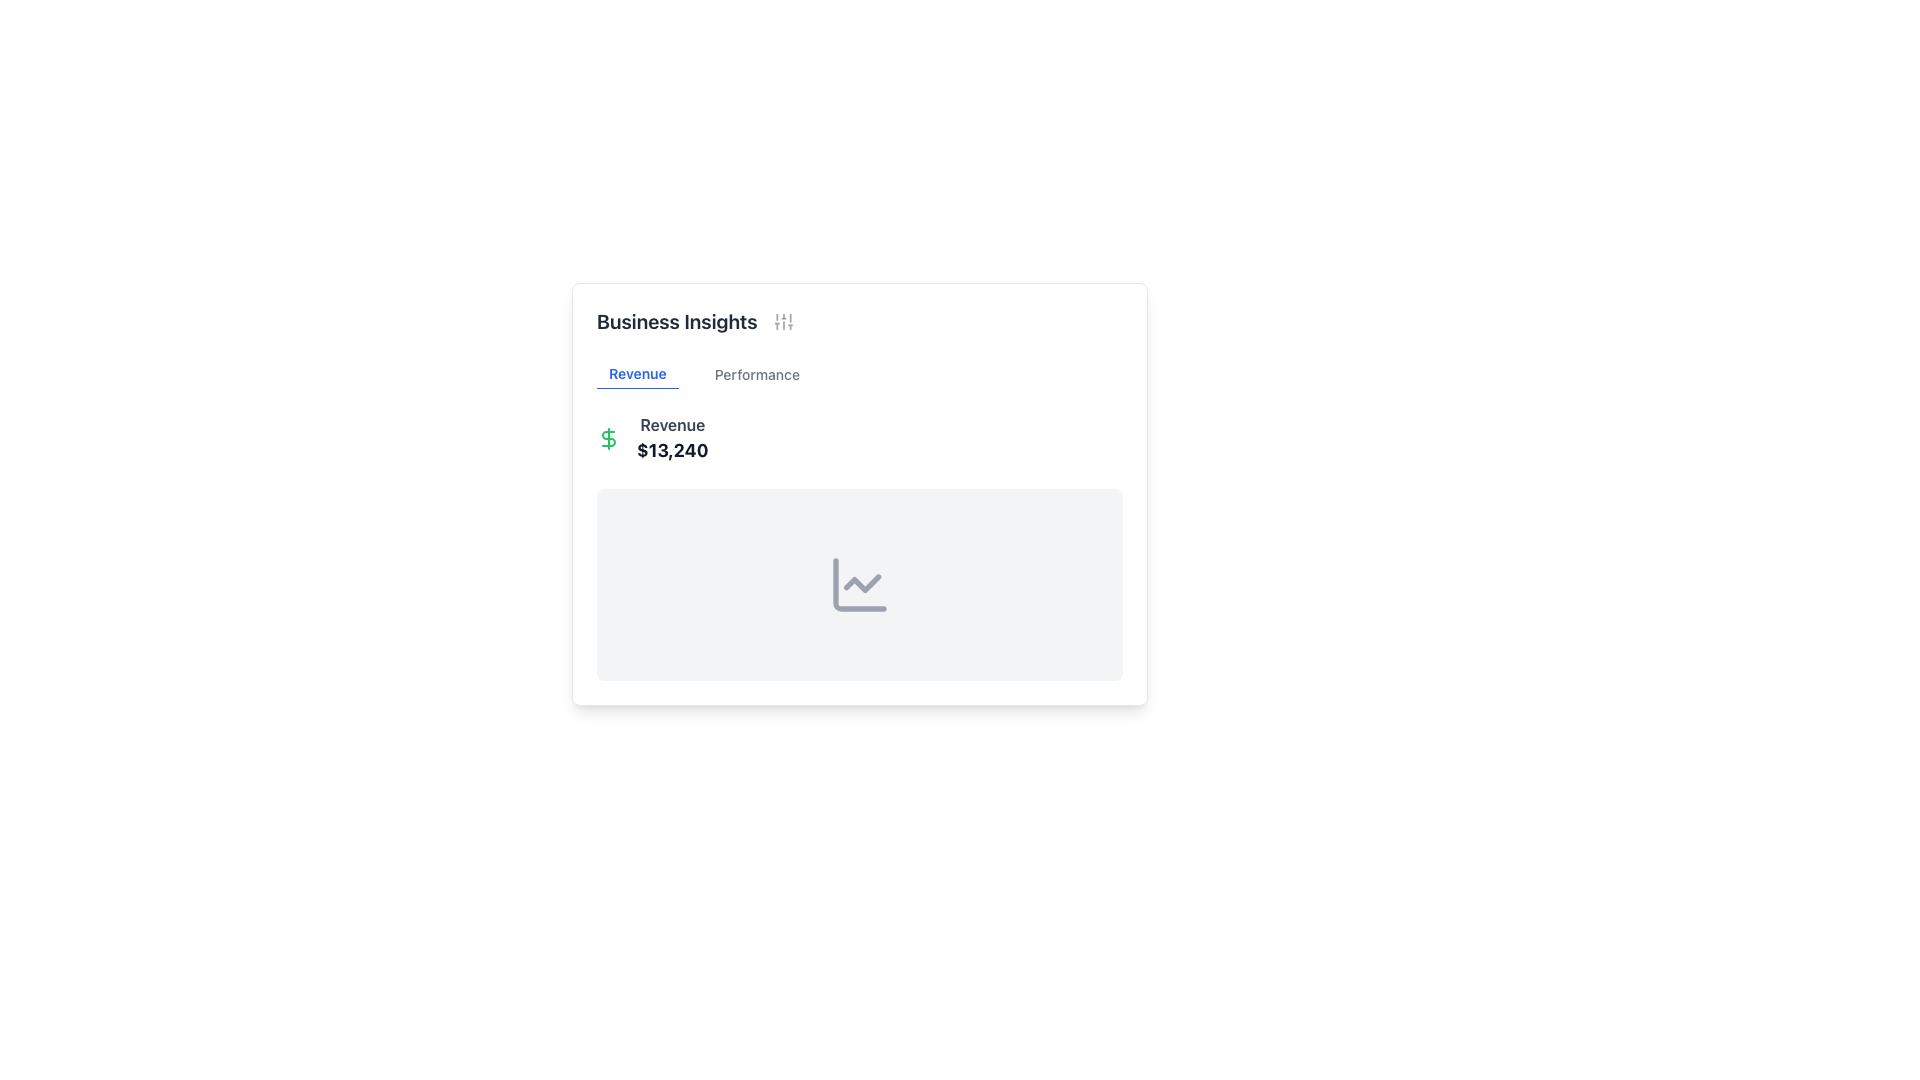  Describe the element at coordinates (608, 438) in the screenshot. I see `the financial indicator icon located at the top-left of the revenue display section, next to the 'Revenue' label and the amount '$13,240'` at that location.